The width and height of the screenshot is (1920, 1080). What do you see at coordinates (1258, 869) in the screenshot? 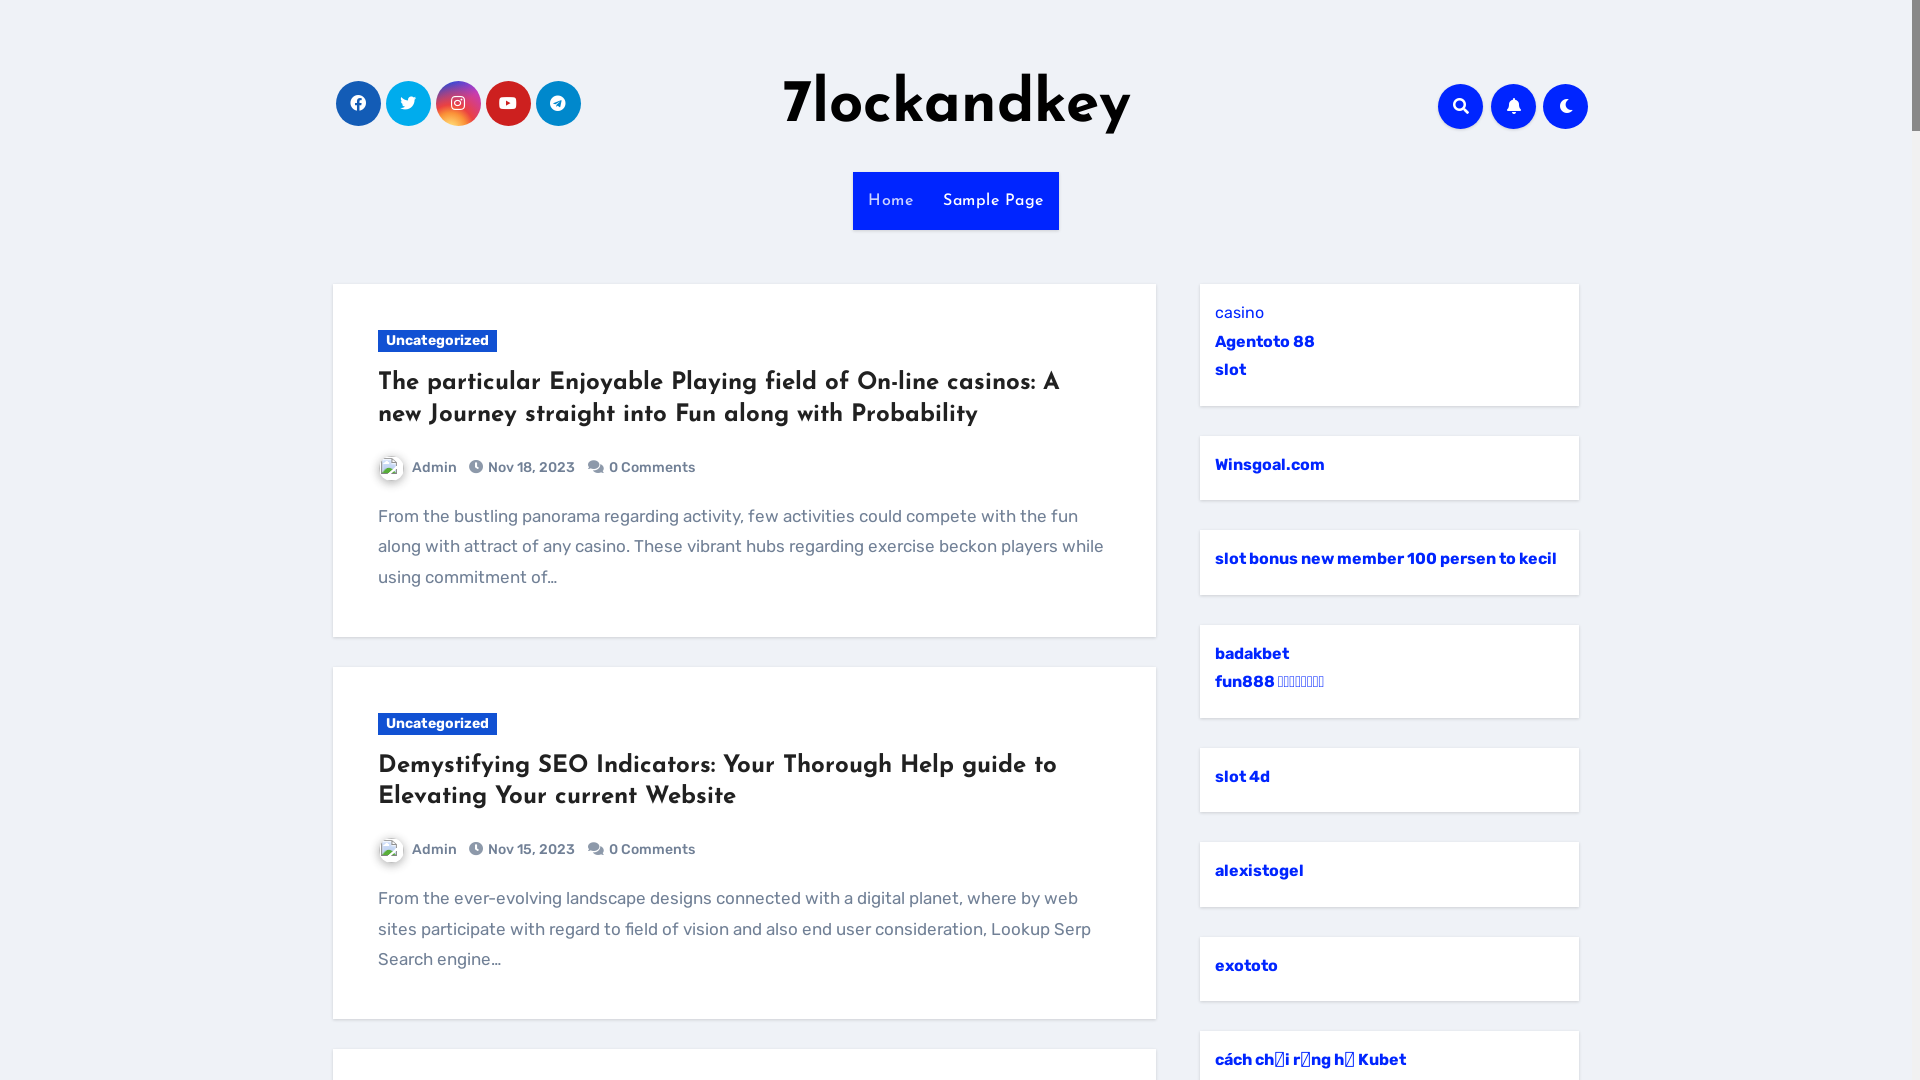
I see `'alexistogel'` at bounding box center [1258, 869].